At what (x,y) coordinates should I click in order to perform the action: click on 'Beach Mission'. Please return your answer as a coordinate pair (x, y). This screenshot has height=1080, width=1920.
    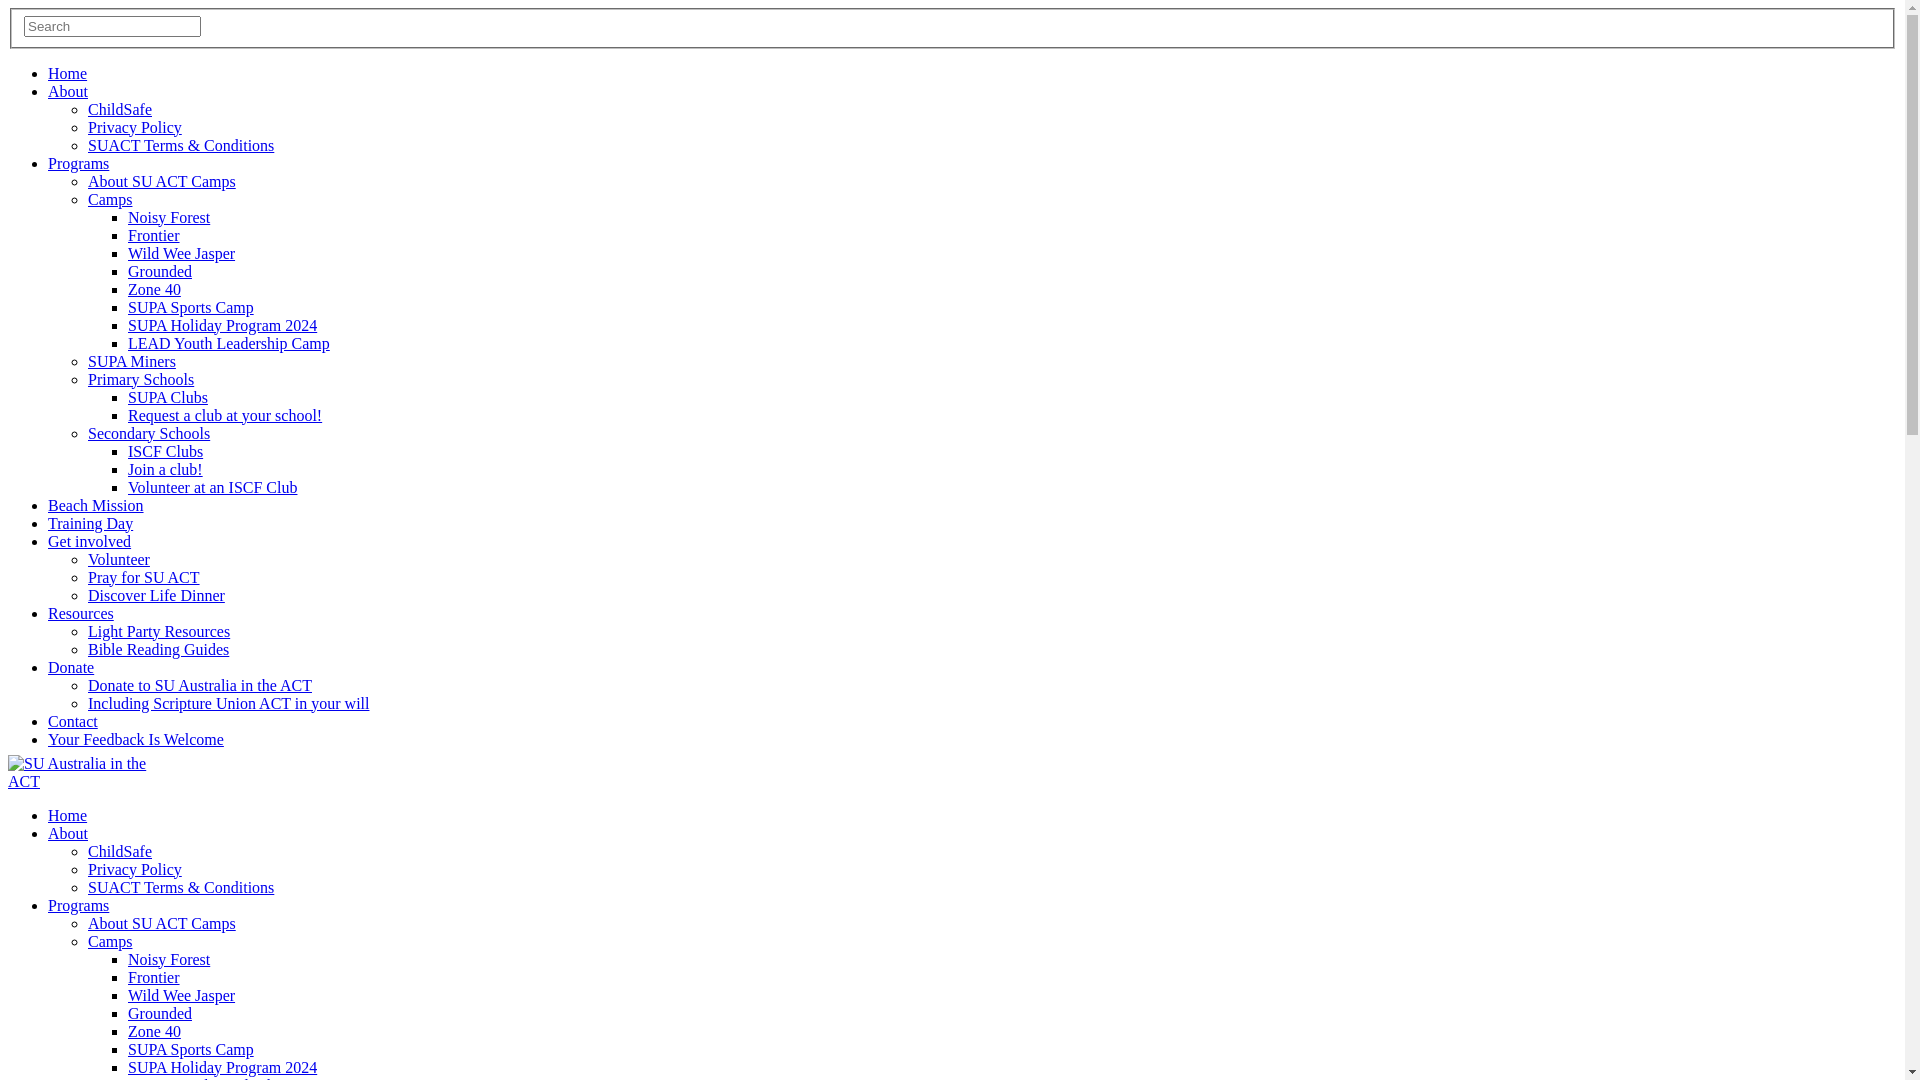
    Looking at the image, I should click on (95, 504).